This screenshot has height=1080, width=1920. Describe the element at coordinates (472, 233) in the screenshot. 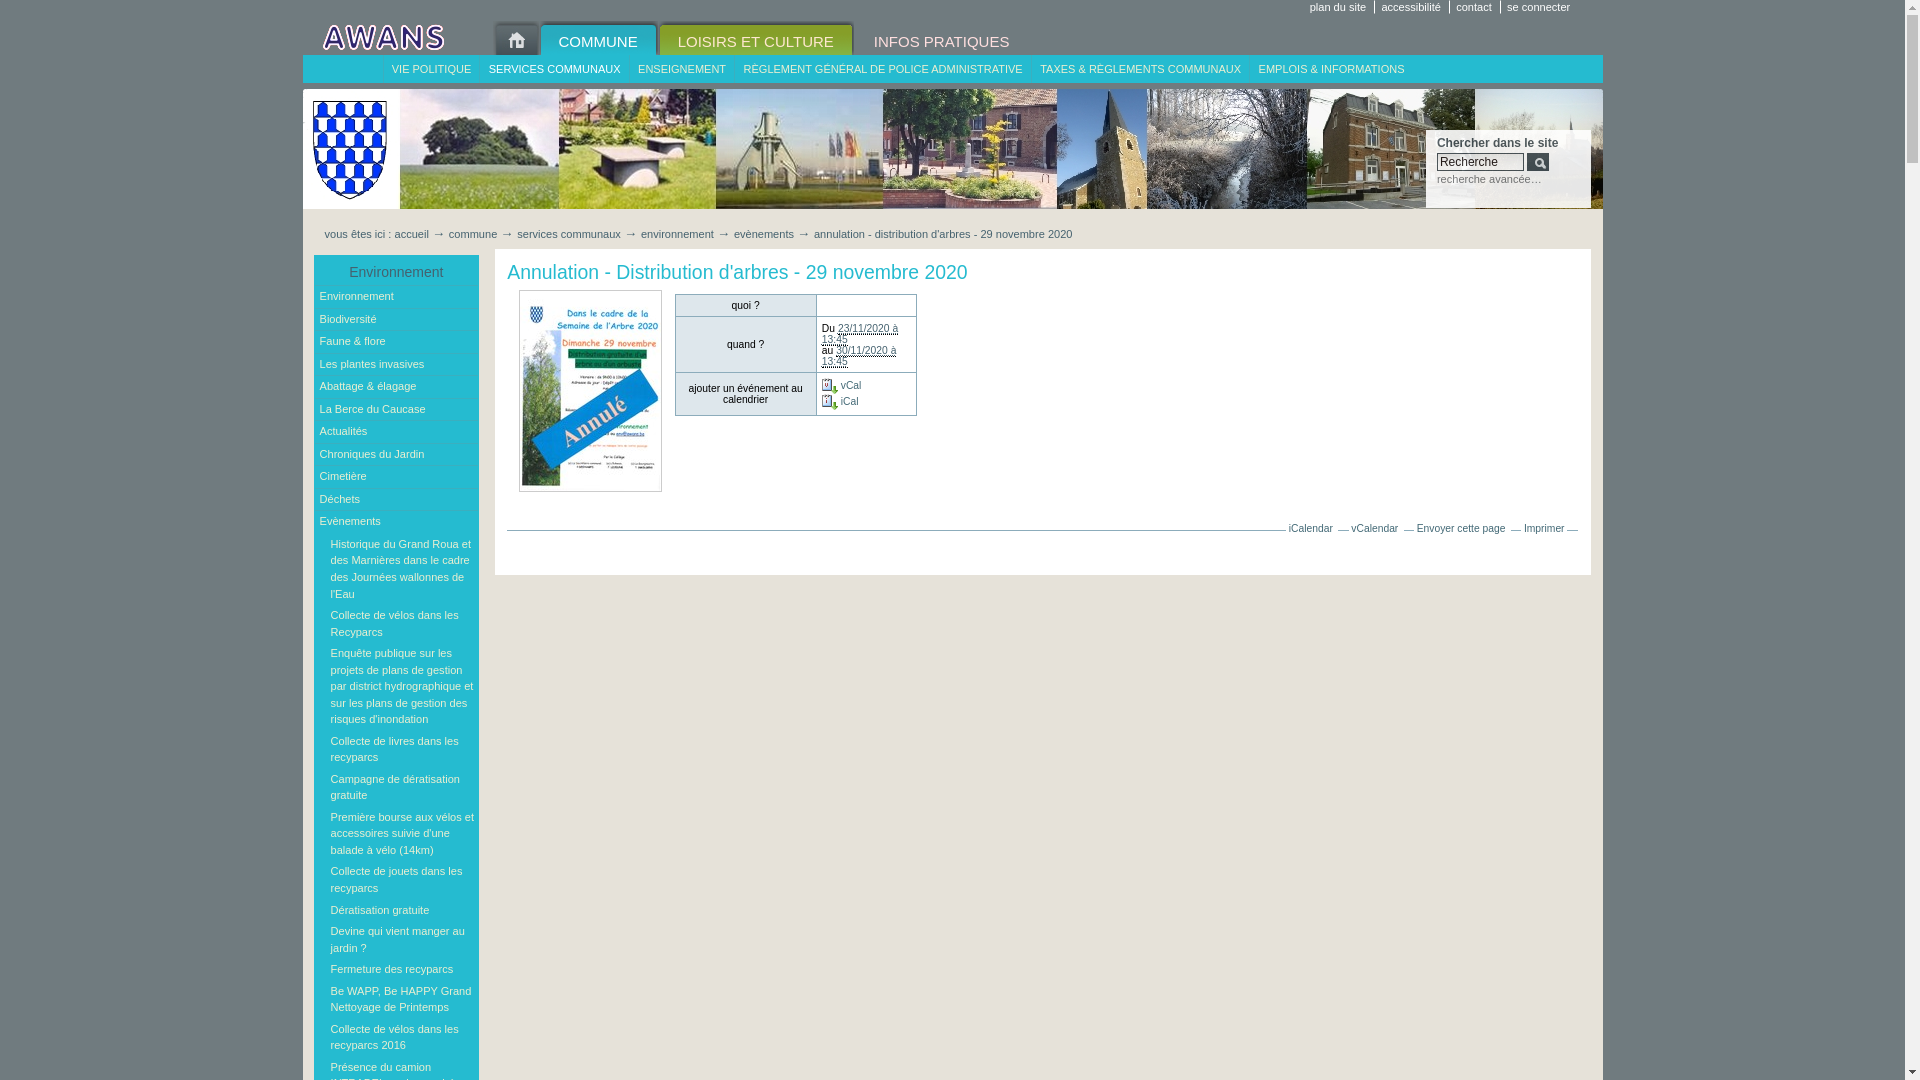

I see `'commune'` at that location.